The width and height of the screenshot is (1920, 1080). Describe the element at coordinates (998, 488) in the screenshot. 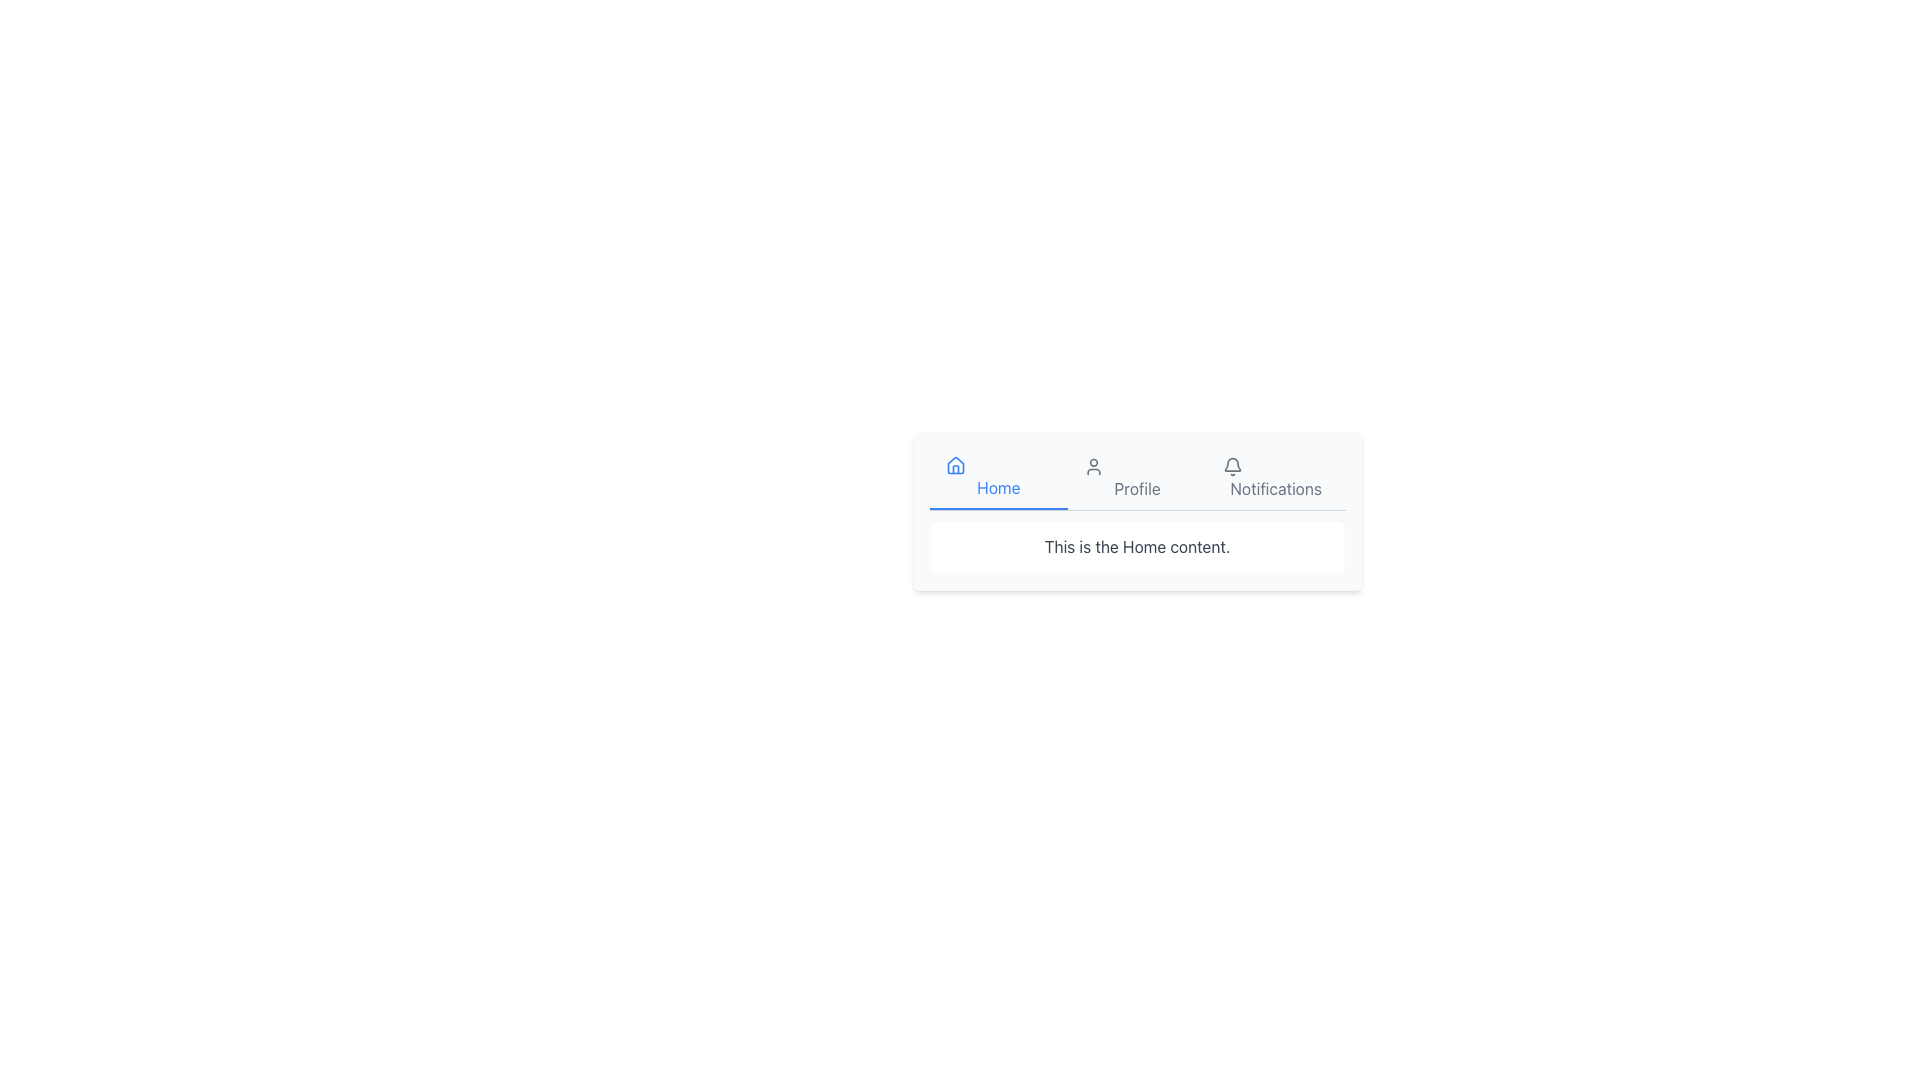

I see `the 'Home' text label in the navigation bar to indicate the current context or available navigation option` at that location.